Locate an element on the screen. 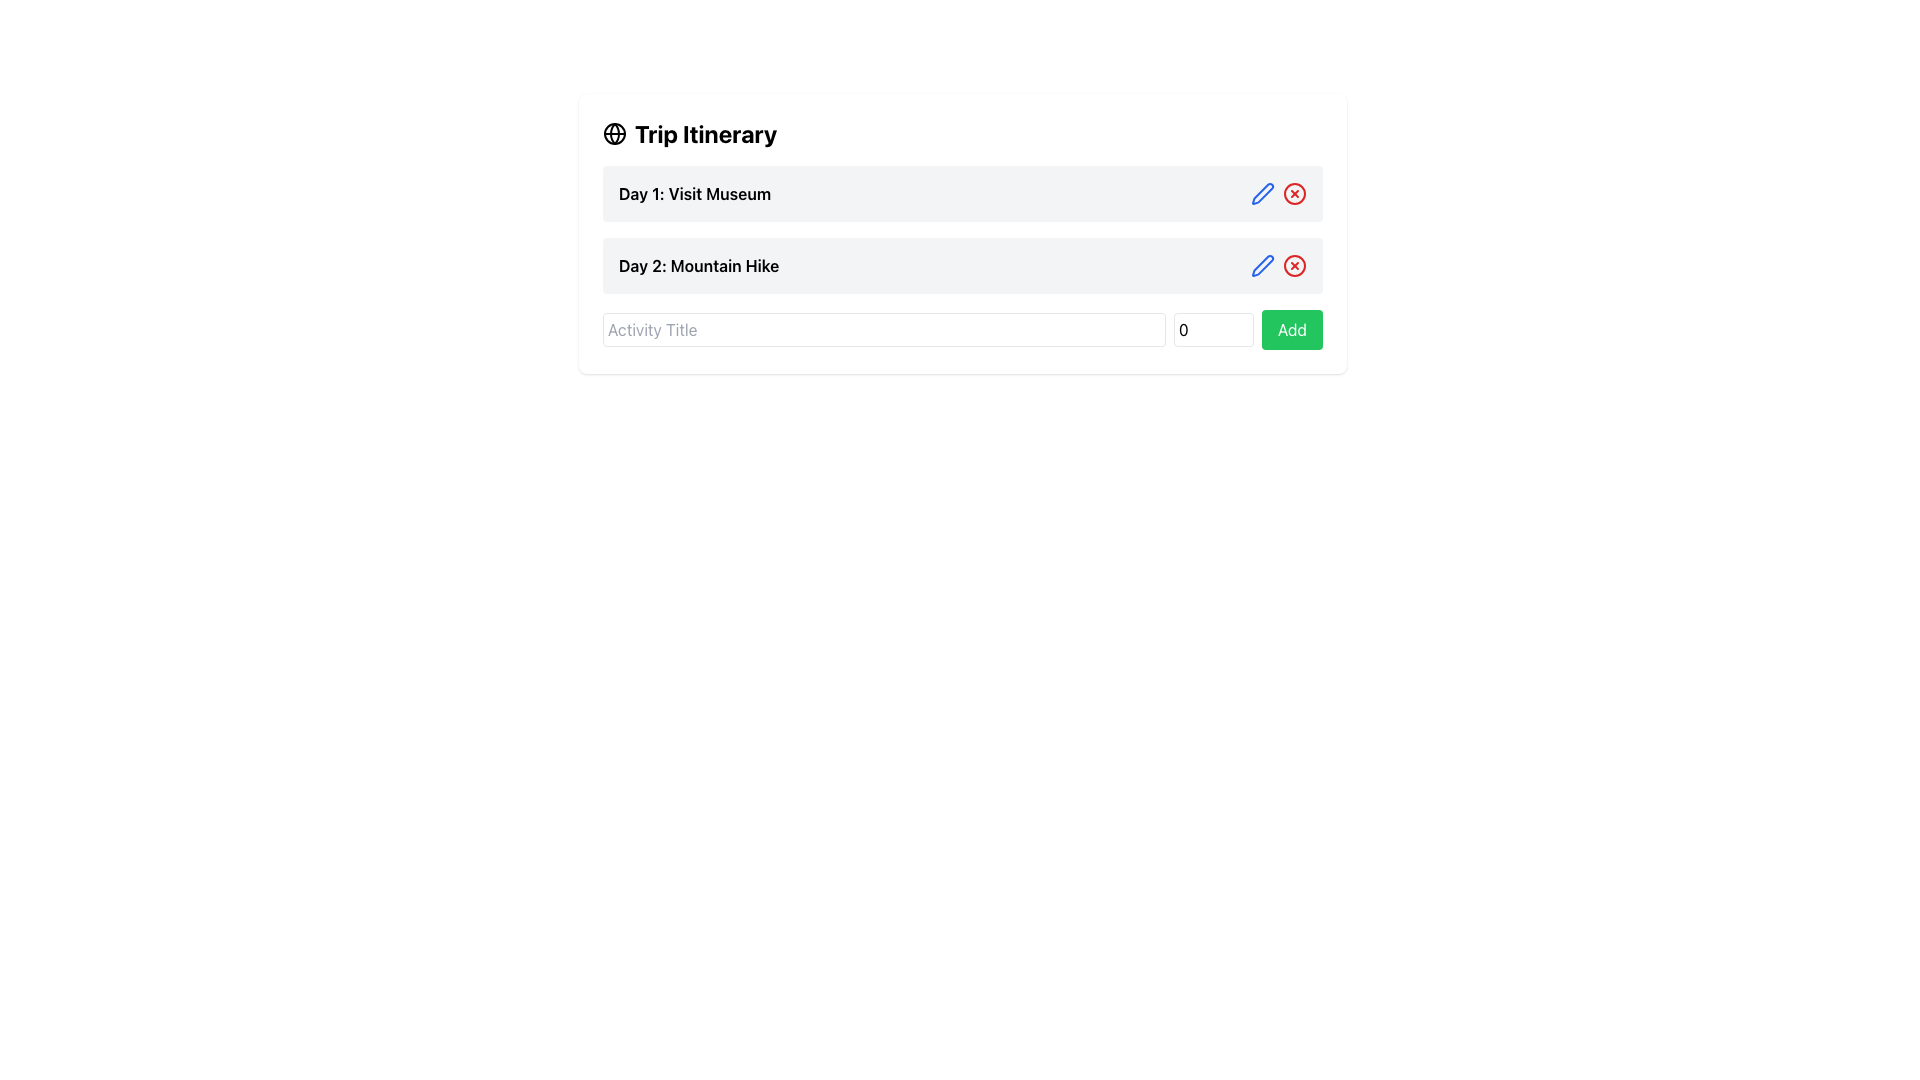  the edit icon button located to the right of the 'Day 2: Mountain Hike' label in the second row of the itinerary section to initiate editing is located at coordinates (1261, 192).